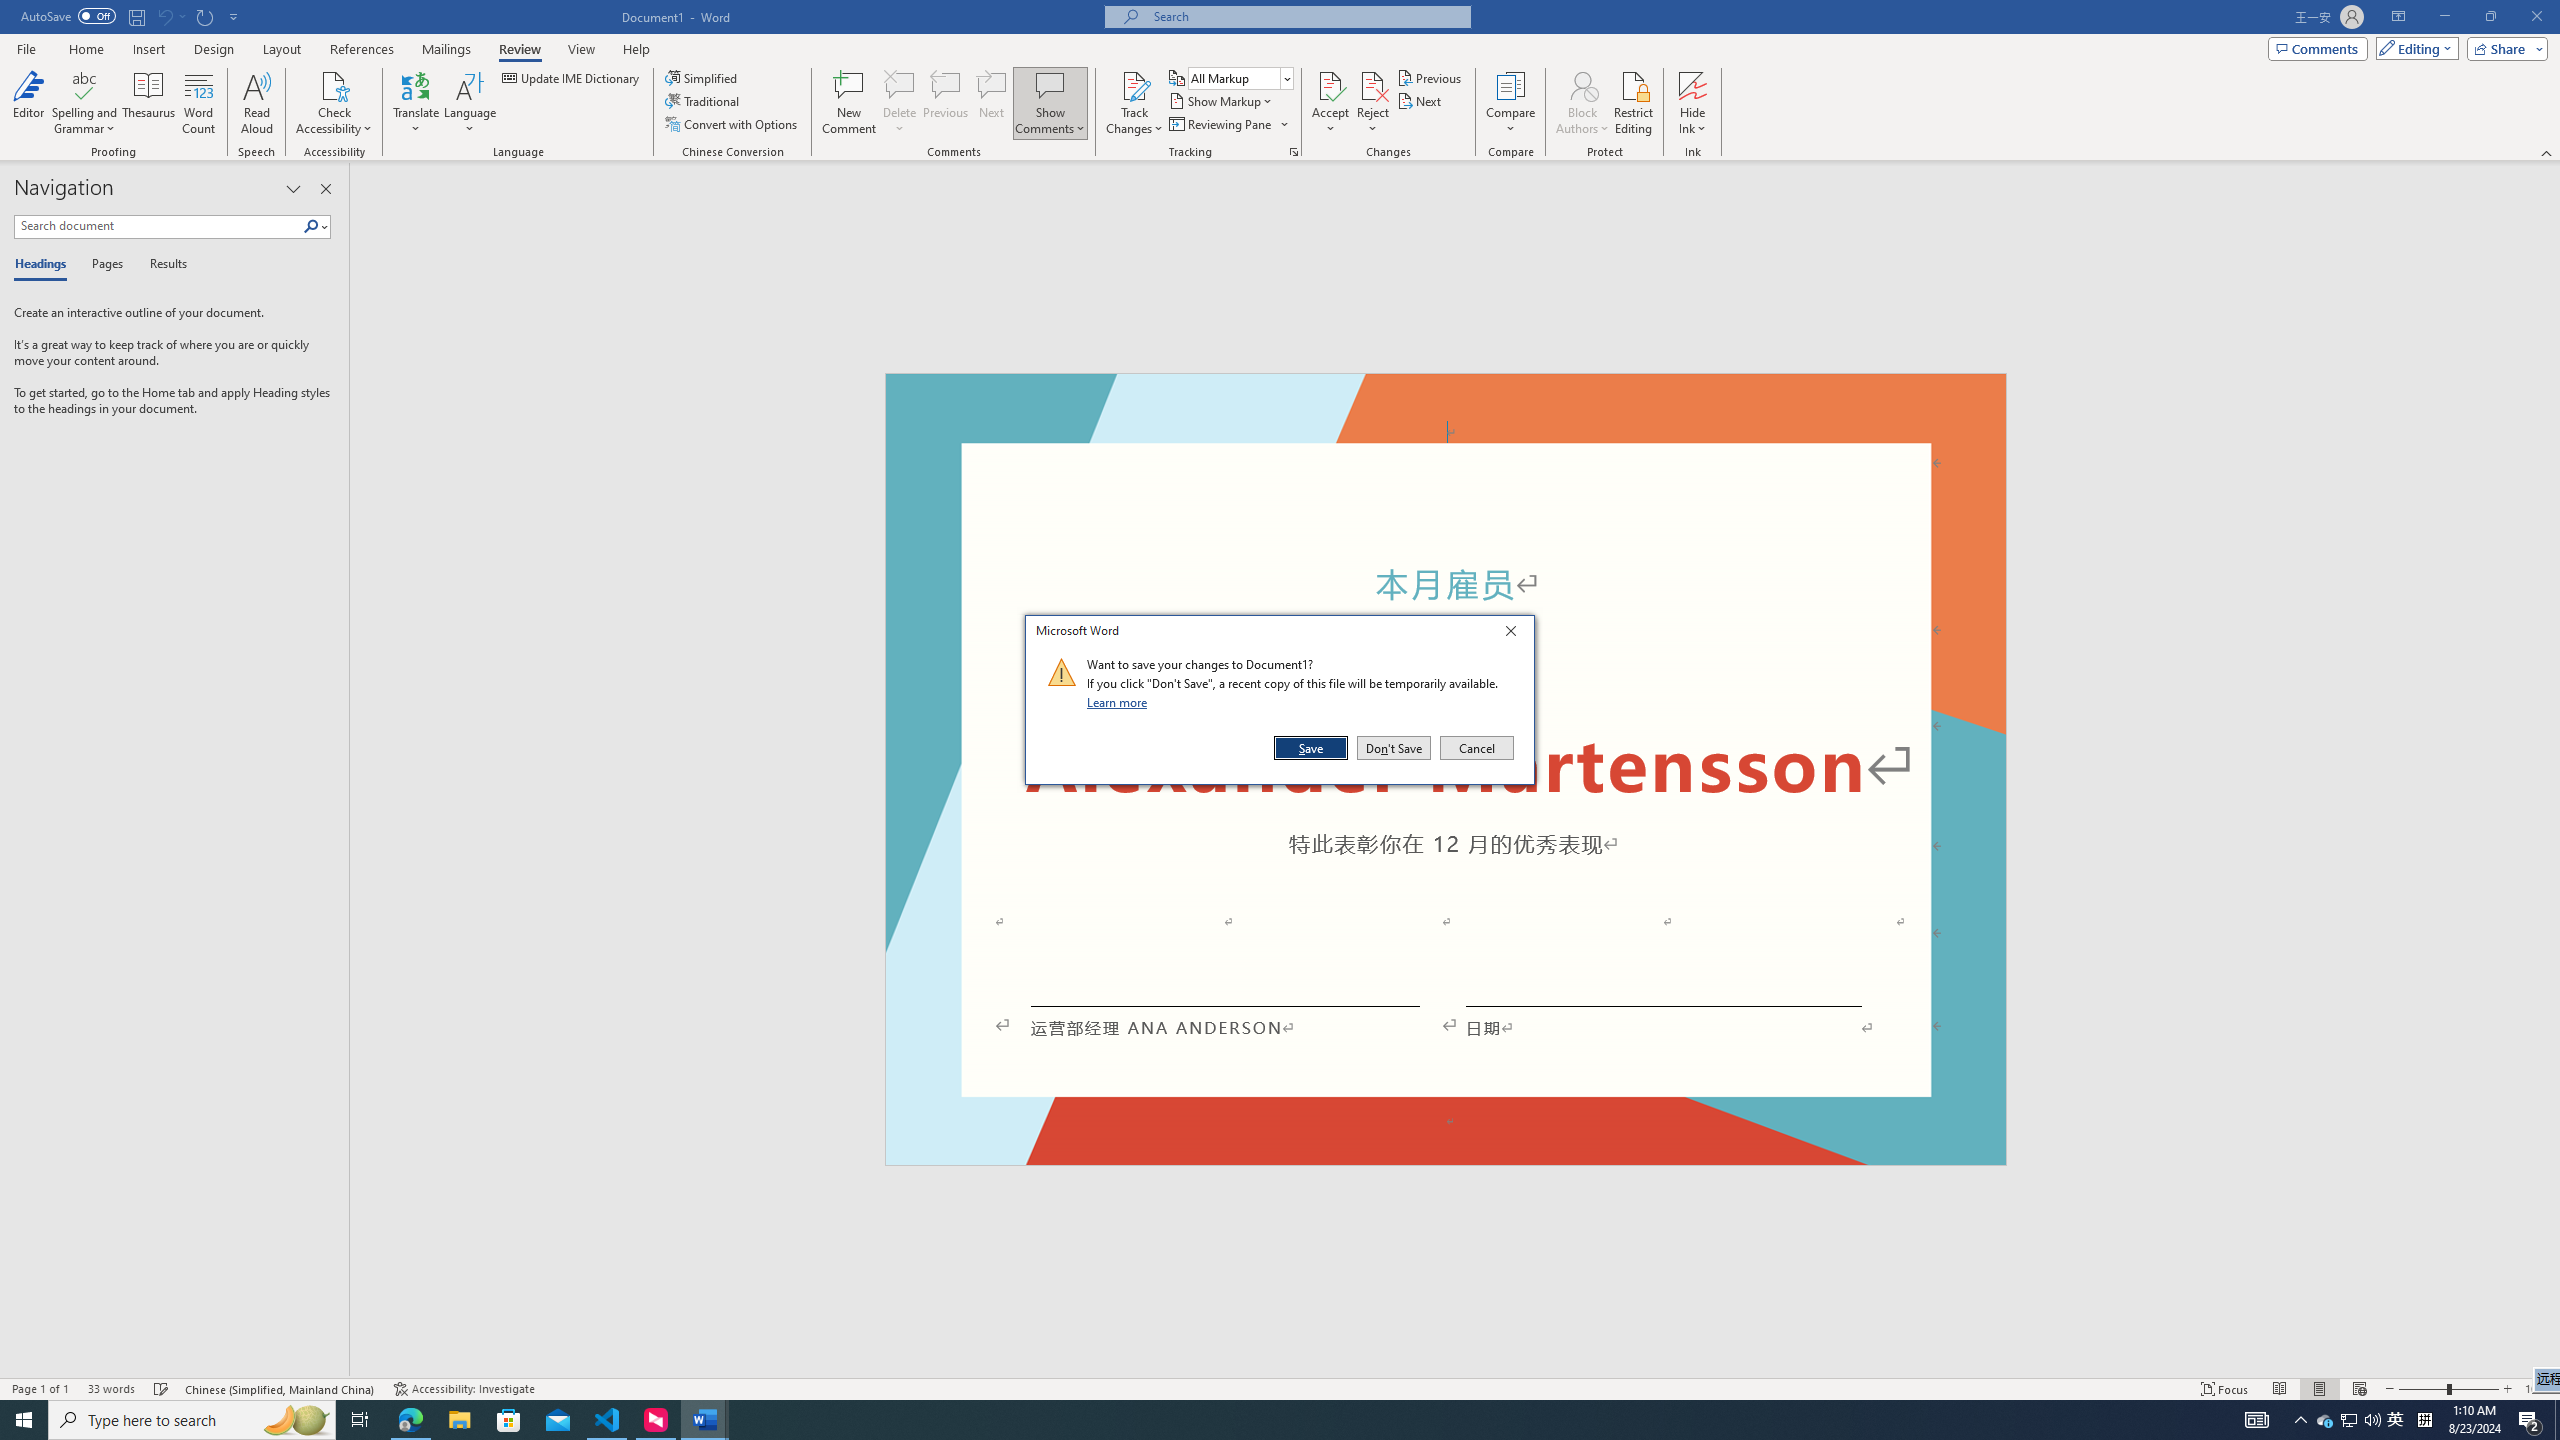 The image size is (2560, 1440). What do you see at coordinates (334, 103) in the screenshot?
I see `'Check Accessibility'` at bounding box center [334, 103].